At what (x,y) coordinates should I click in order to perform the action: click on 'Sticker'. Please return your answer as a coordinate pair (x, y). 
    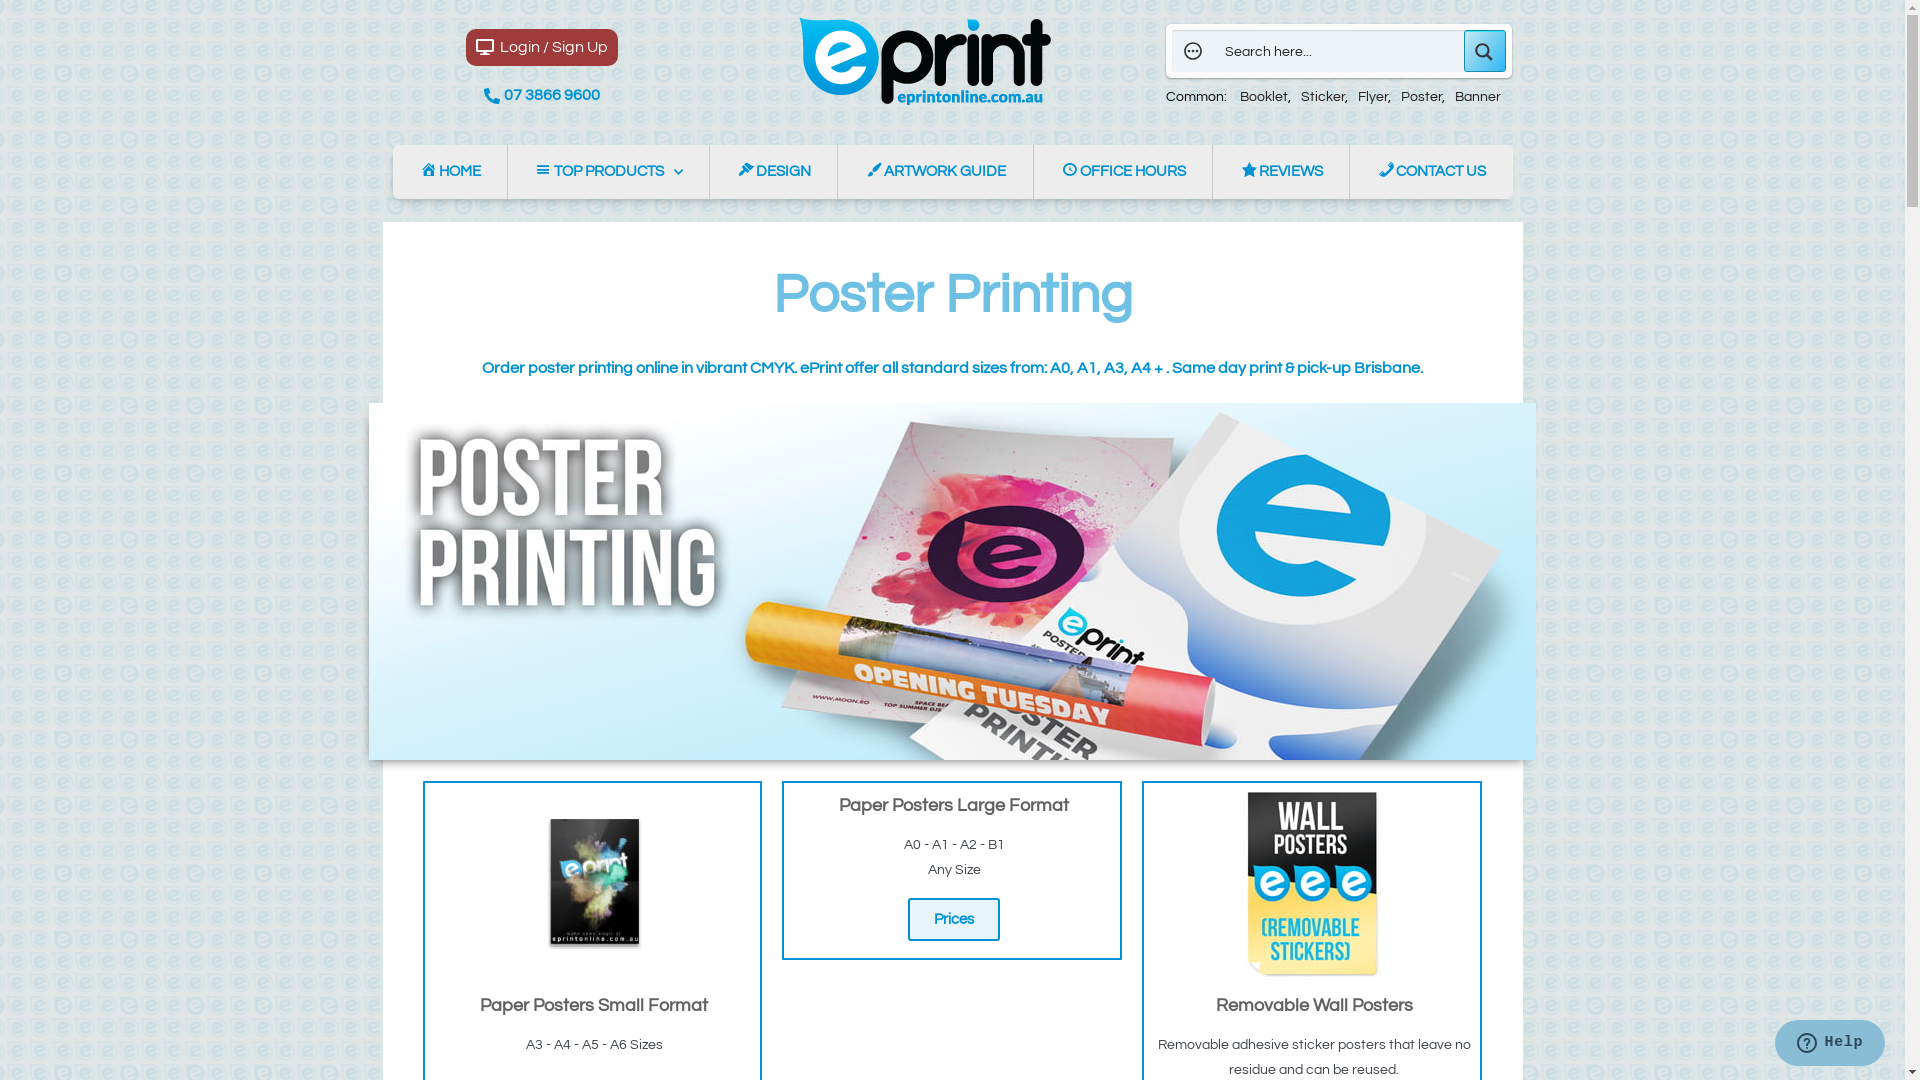
    Looking at the image, I should click on (1324, 96).